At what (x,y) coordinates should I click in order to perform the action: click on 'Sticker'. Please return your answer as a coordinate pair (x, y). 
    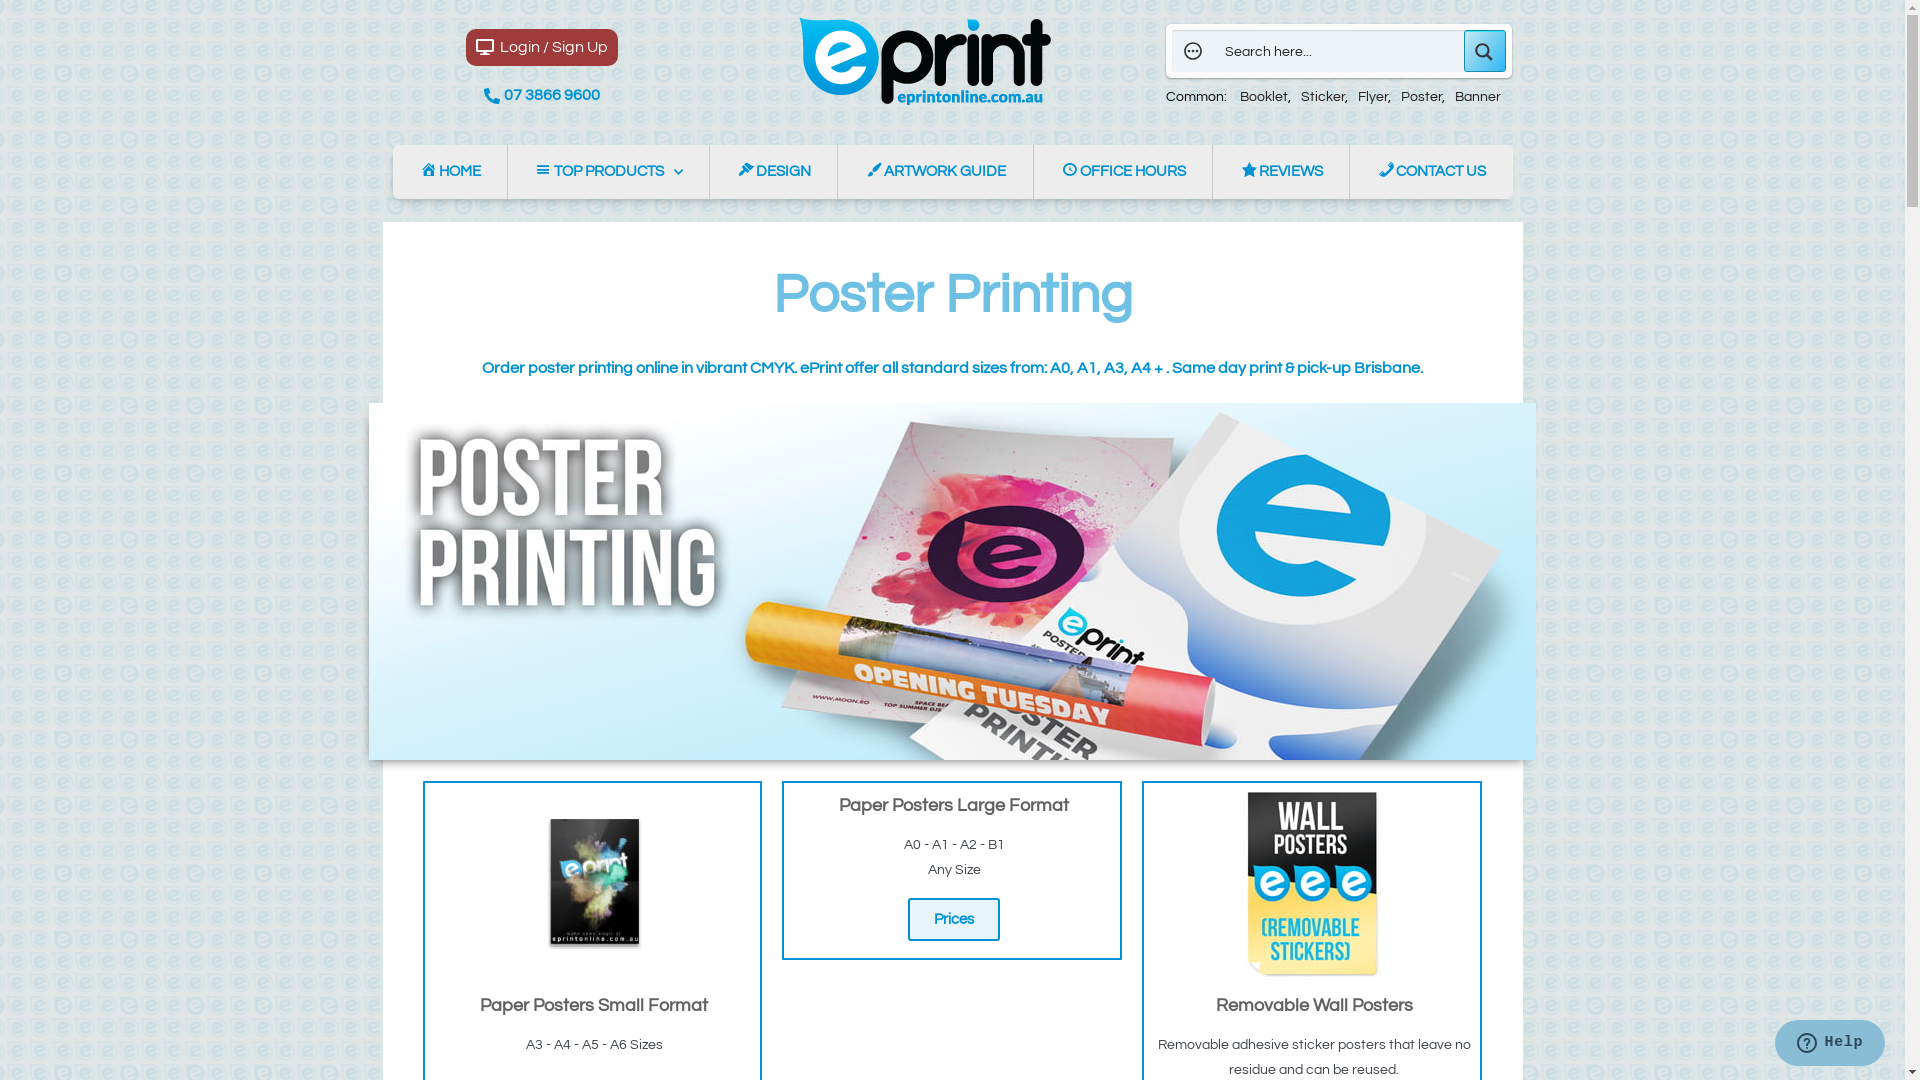
    Looking at the image, I should click on (1324, 96).